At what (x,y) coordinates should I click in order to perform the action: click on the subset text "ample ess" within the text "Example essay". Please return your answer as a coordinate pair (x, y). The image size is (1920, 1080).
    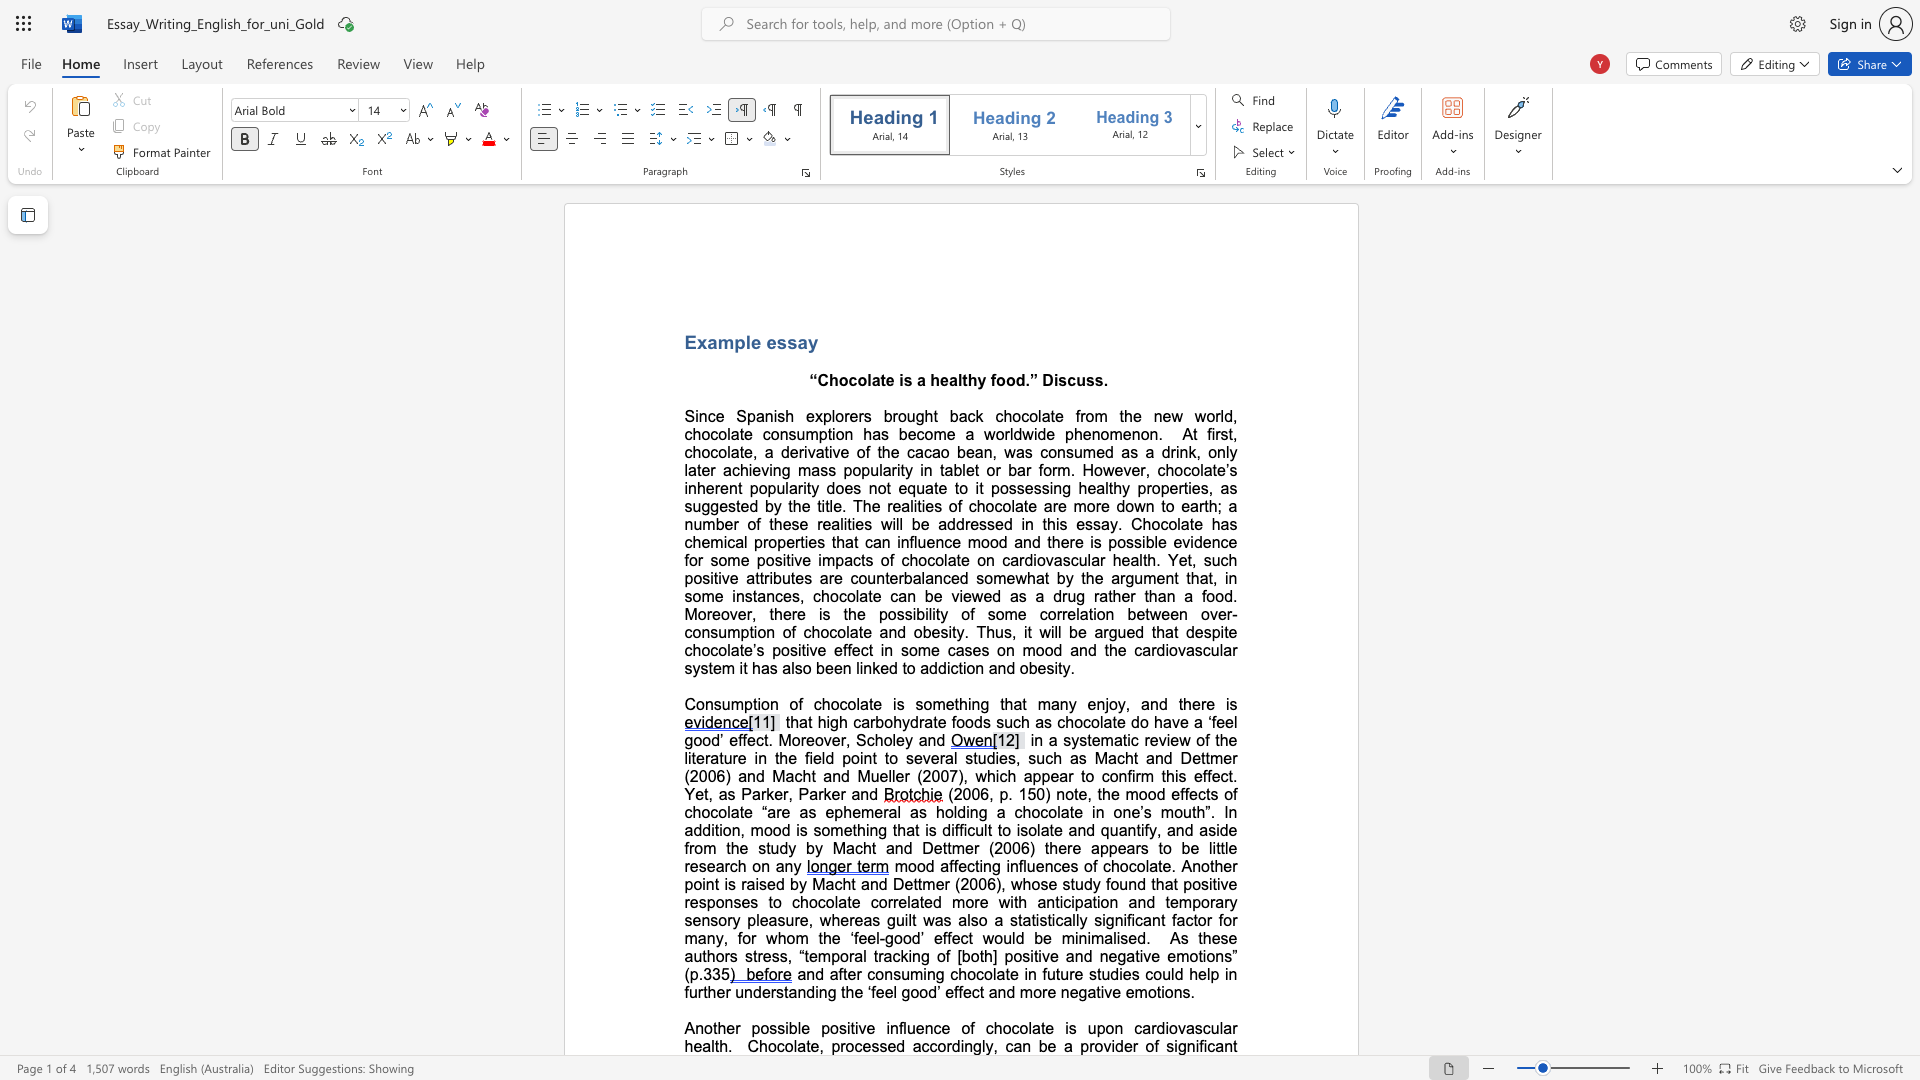
    Looking at the image, I should click on (707, 341).